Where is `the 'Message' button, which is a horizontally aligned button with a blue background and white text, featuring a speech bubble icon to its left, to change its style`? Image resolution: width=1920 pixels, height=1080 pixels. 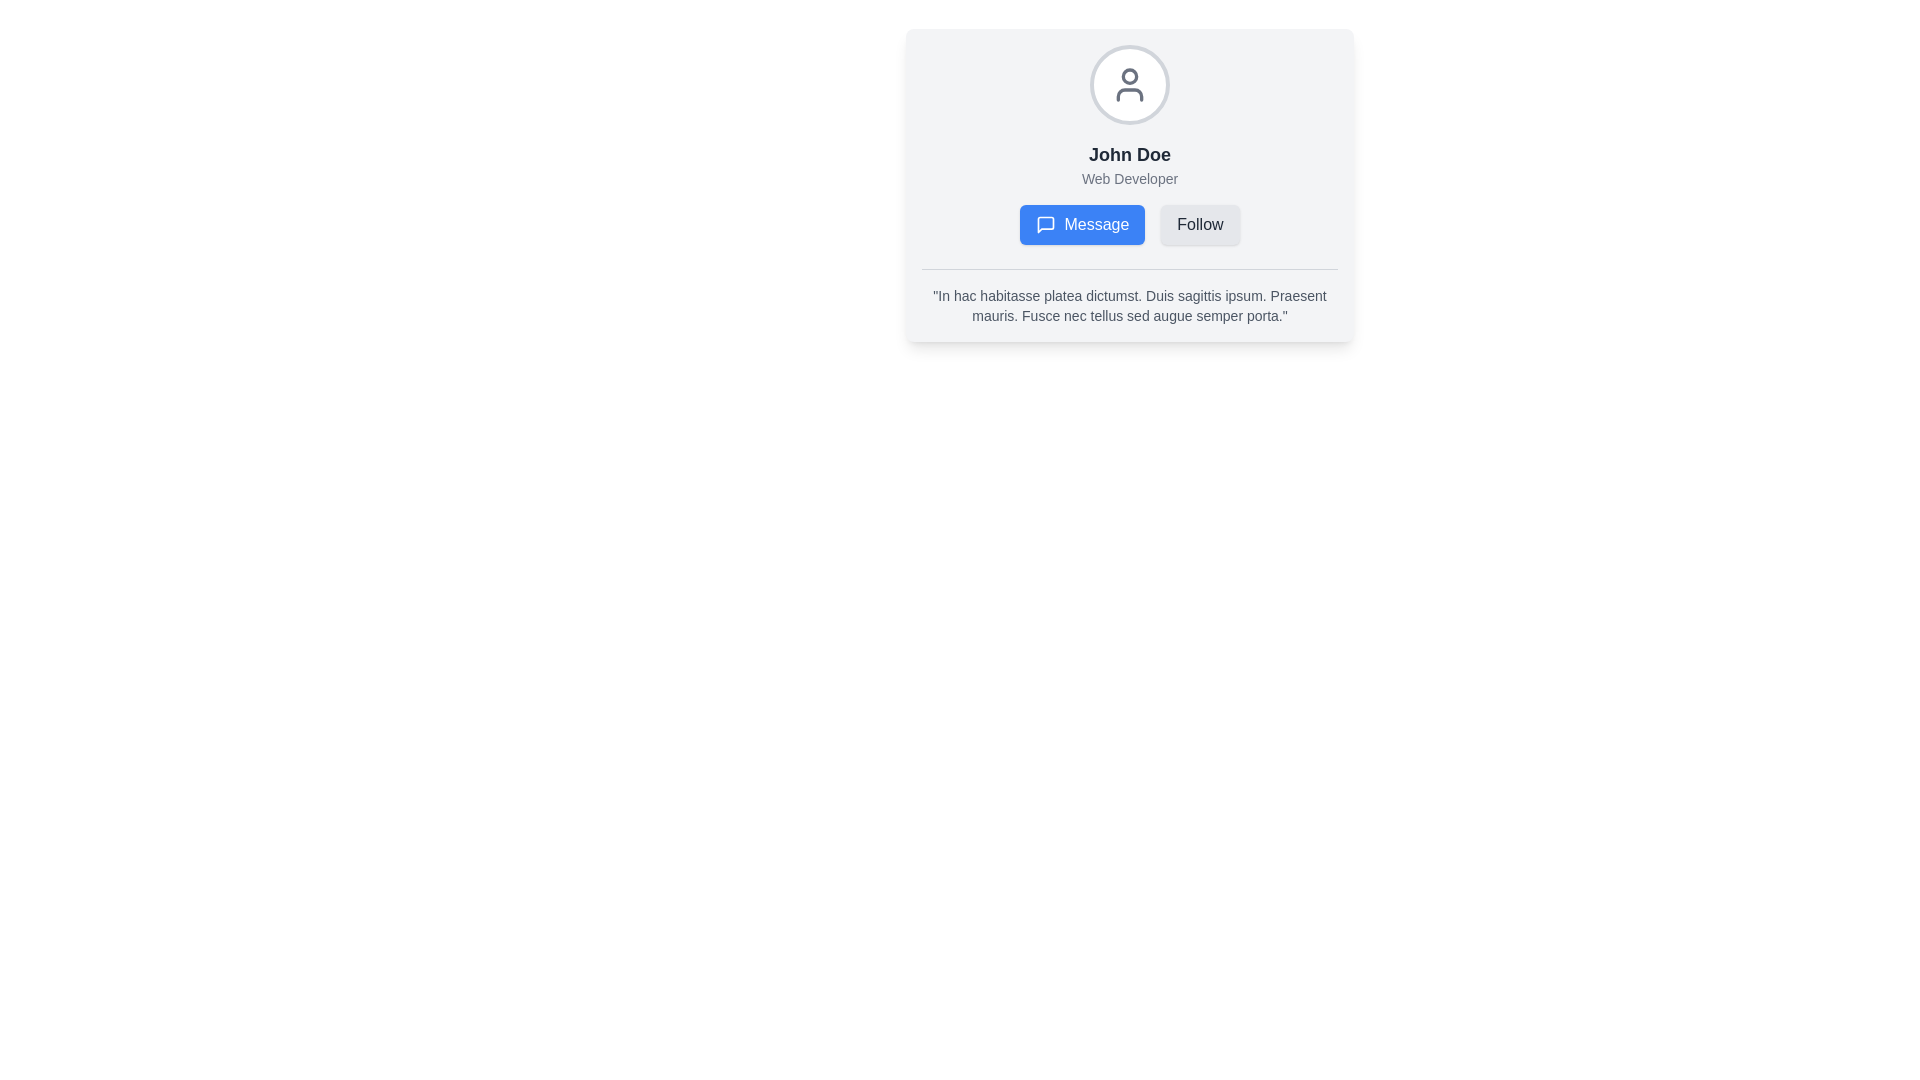 the 'Message' button, which is a horizontally aligned button with a blue background and white text, featuring a speech bubble icon to its left, to change its style is located at coordinates (1129, 224).